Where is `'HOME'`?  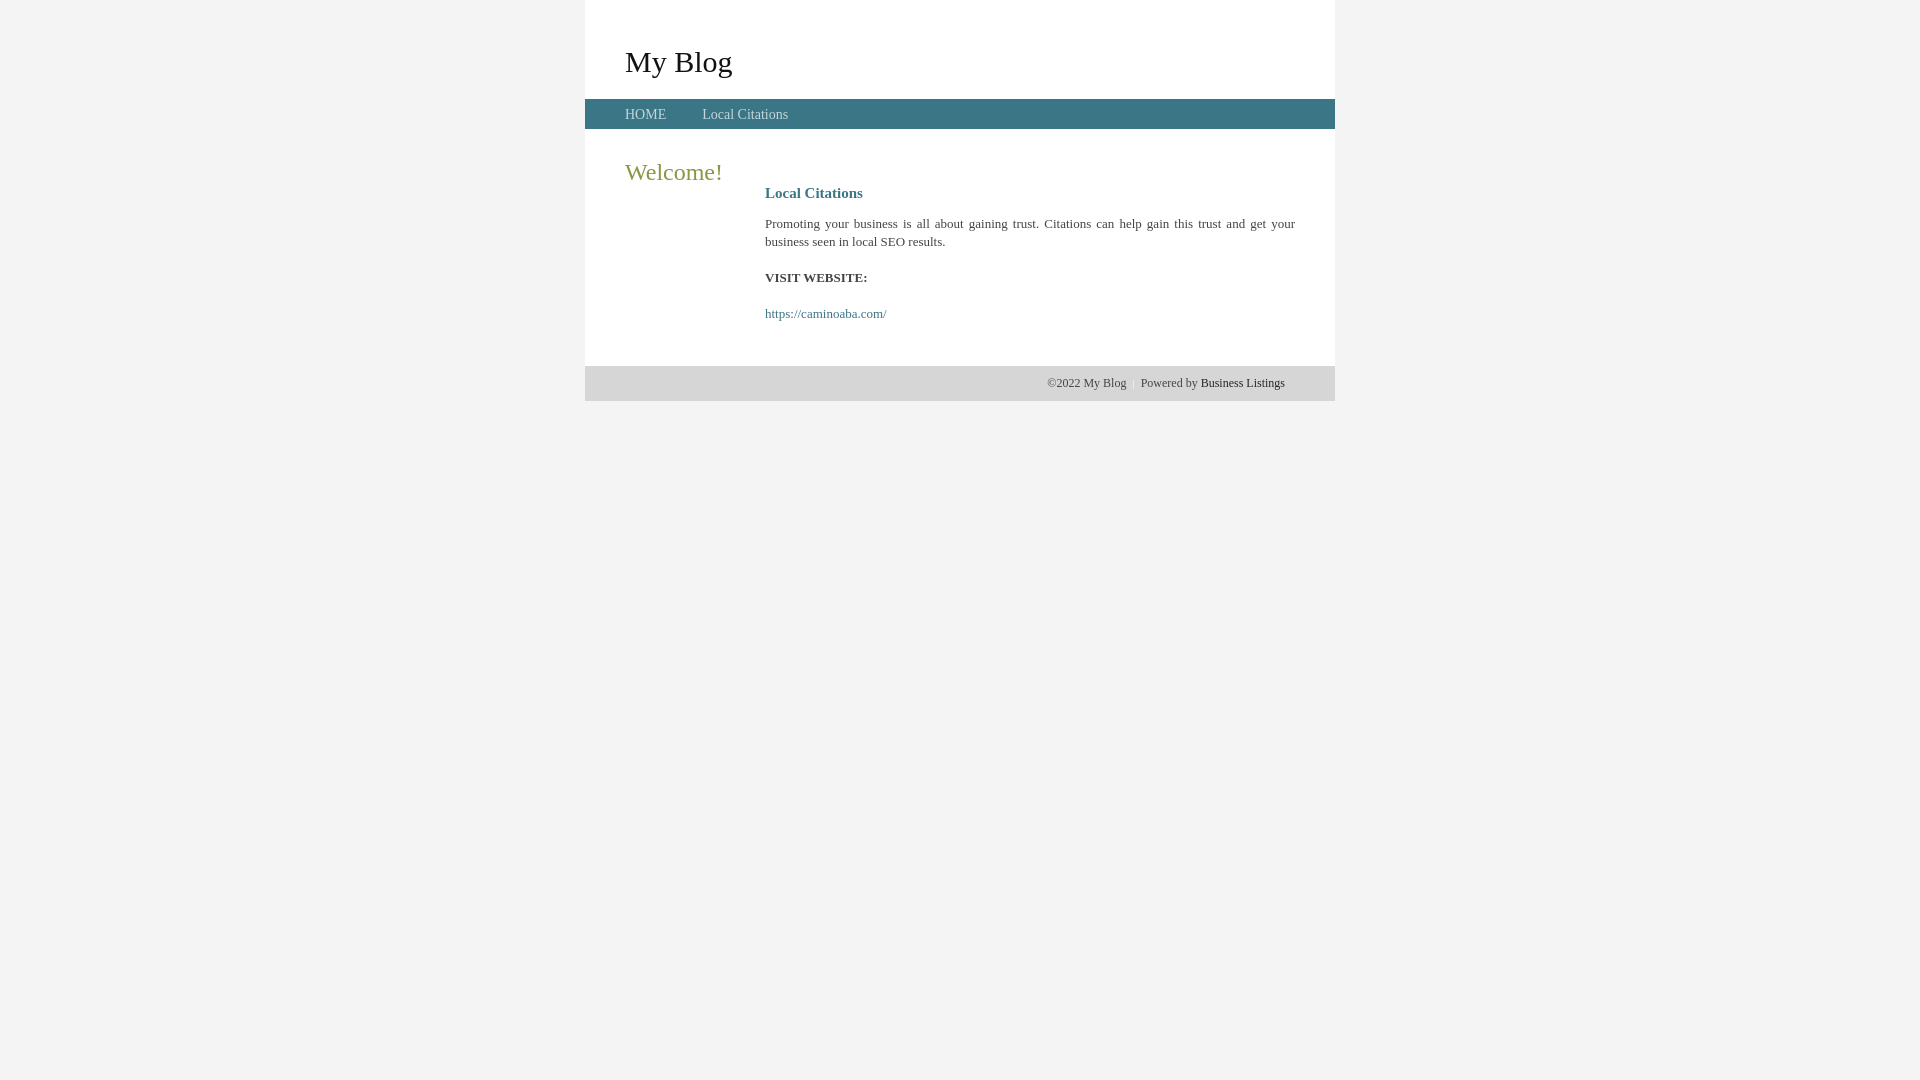
'HOME' is located at coordinates (645, 114).